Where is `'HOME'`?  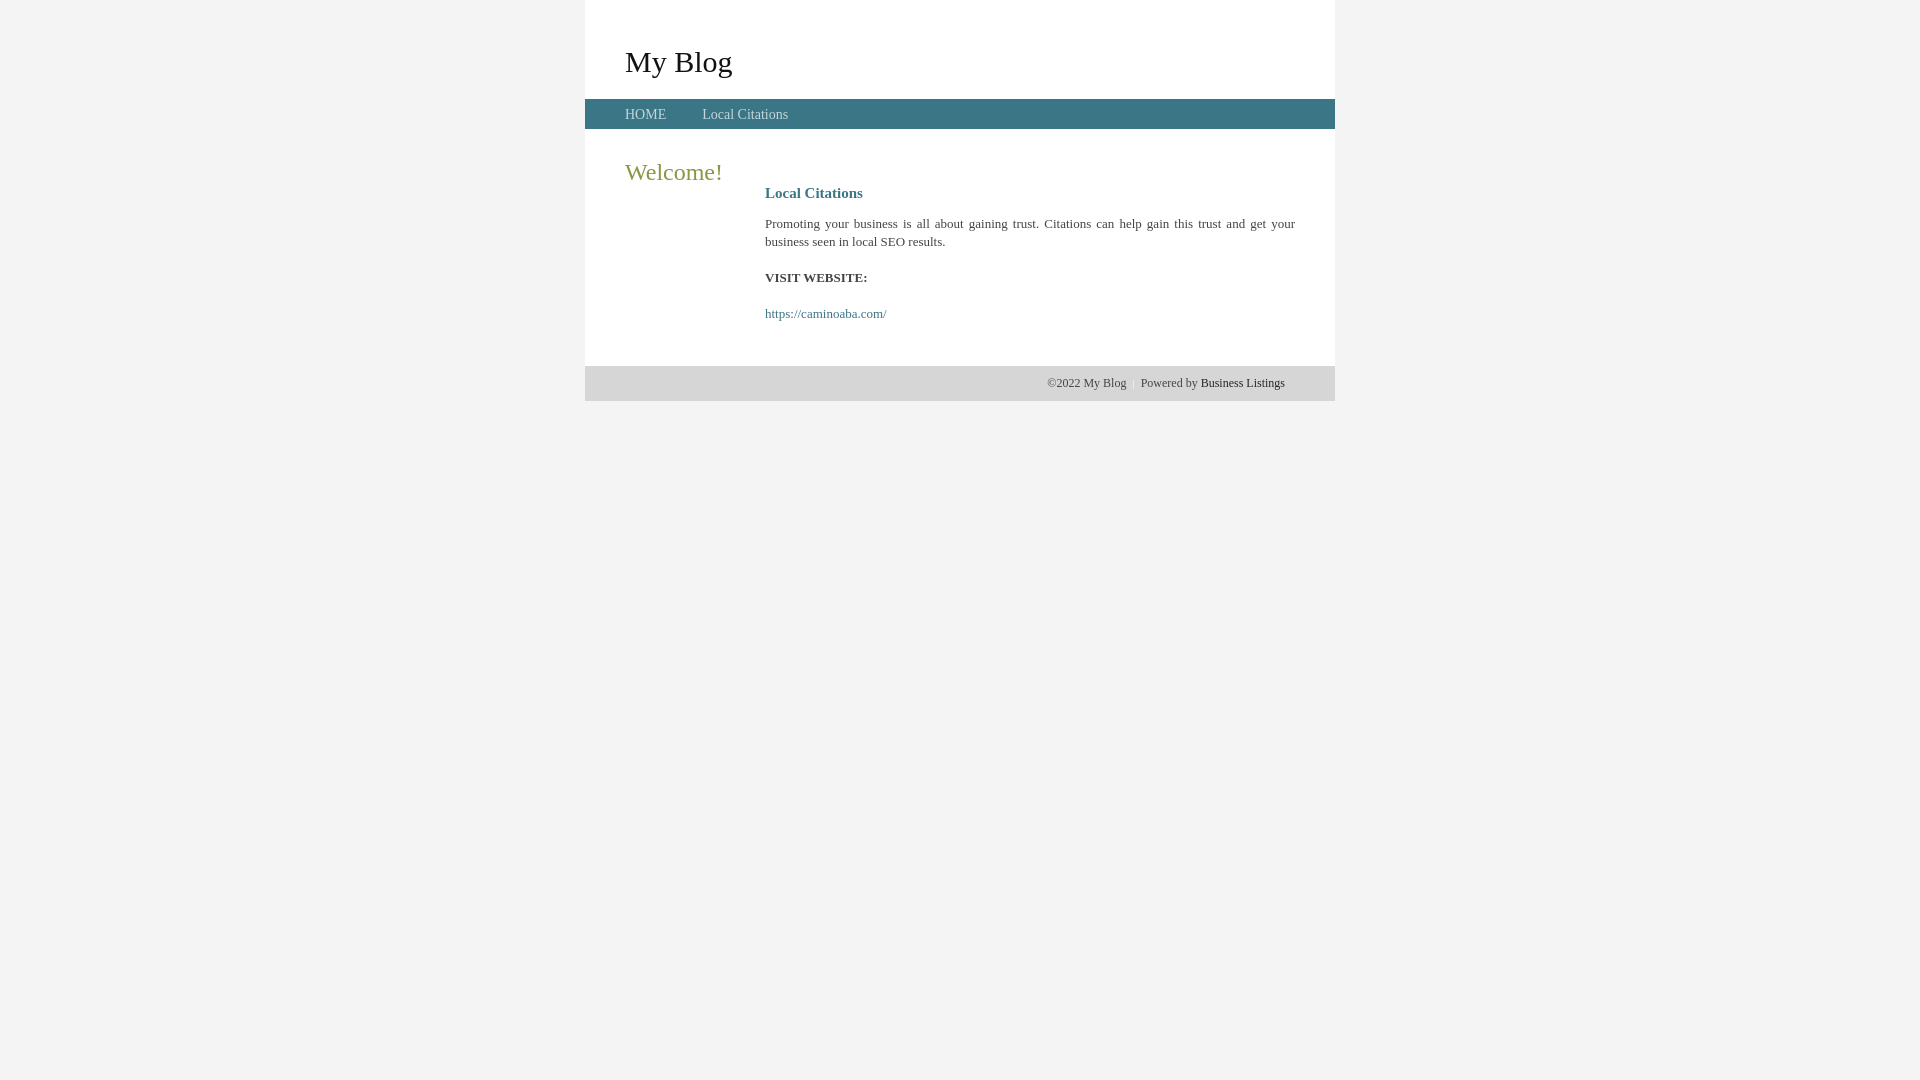
'HOME' is located at coordinates (645, 114).